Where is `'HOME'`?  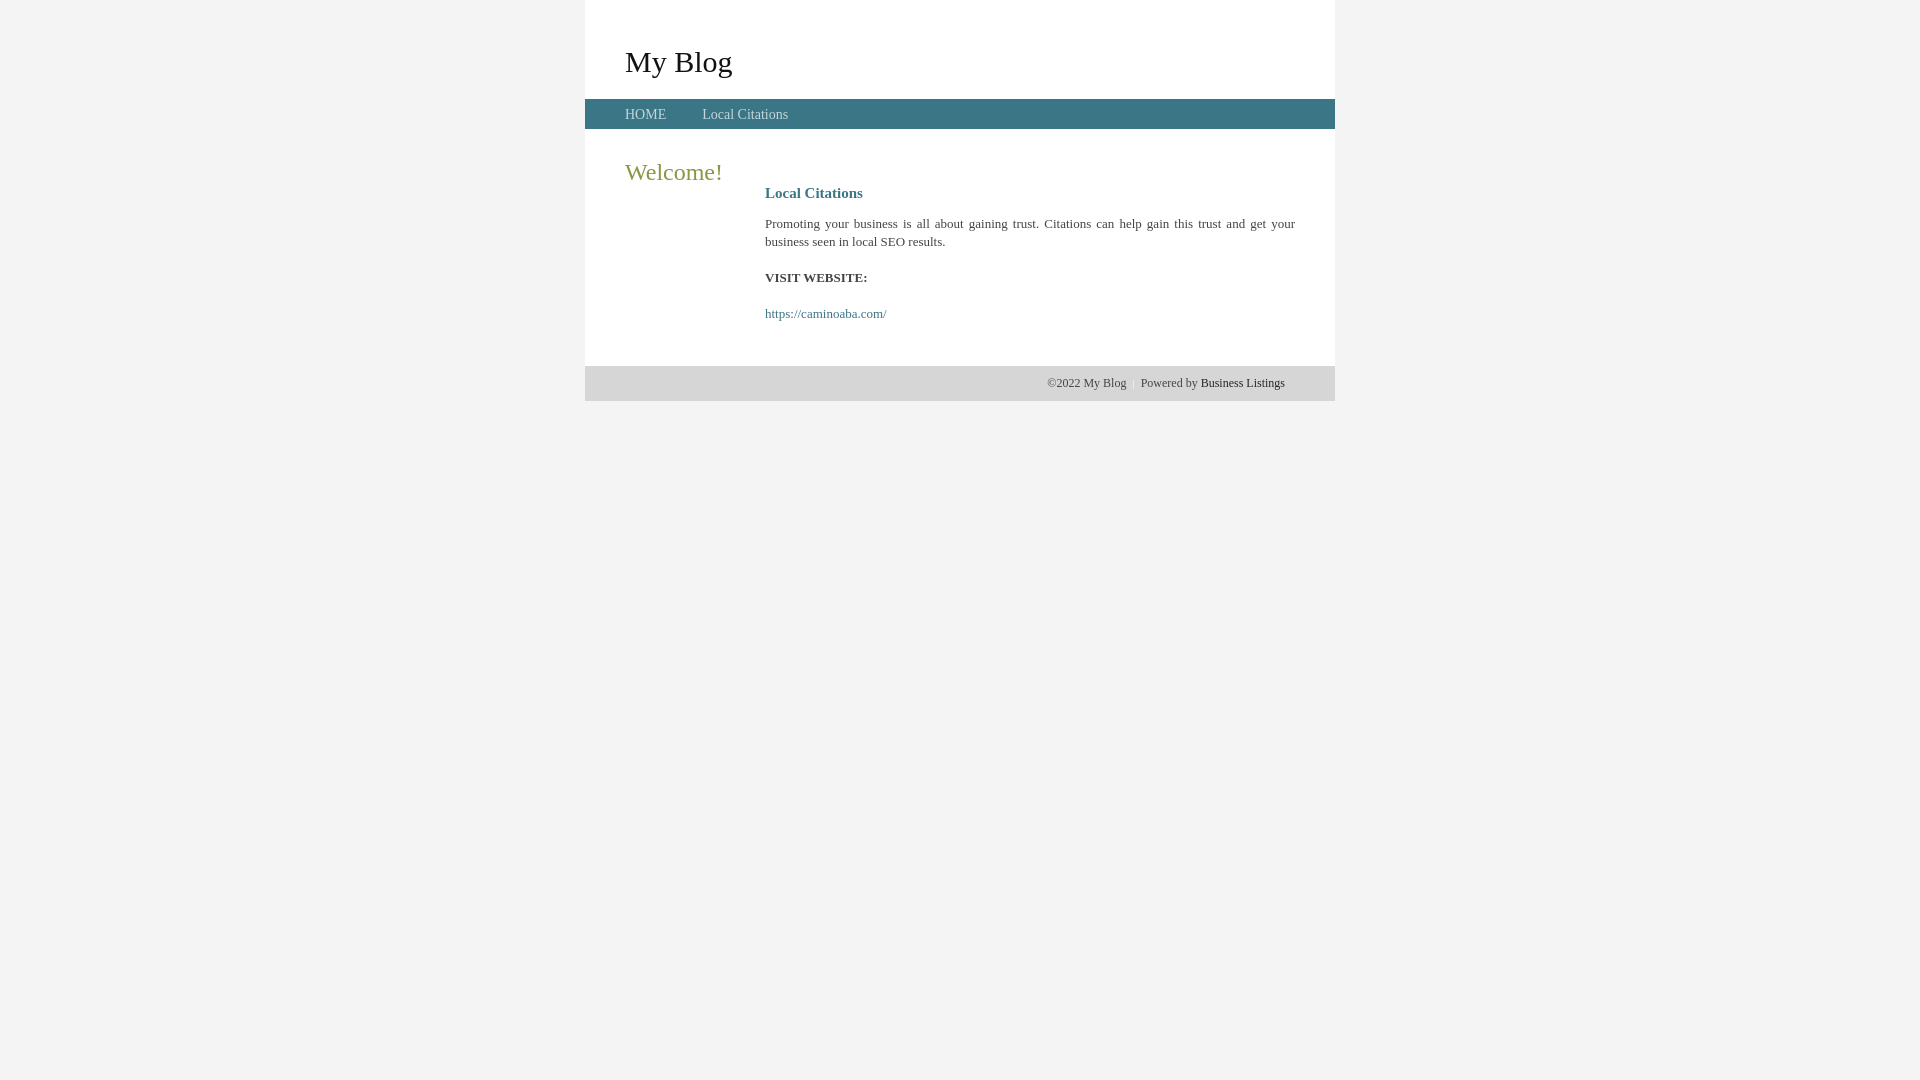
'HOME' is located at coordinates (645, 114).